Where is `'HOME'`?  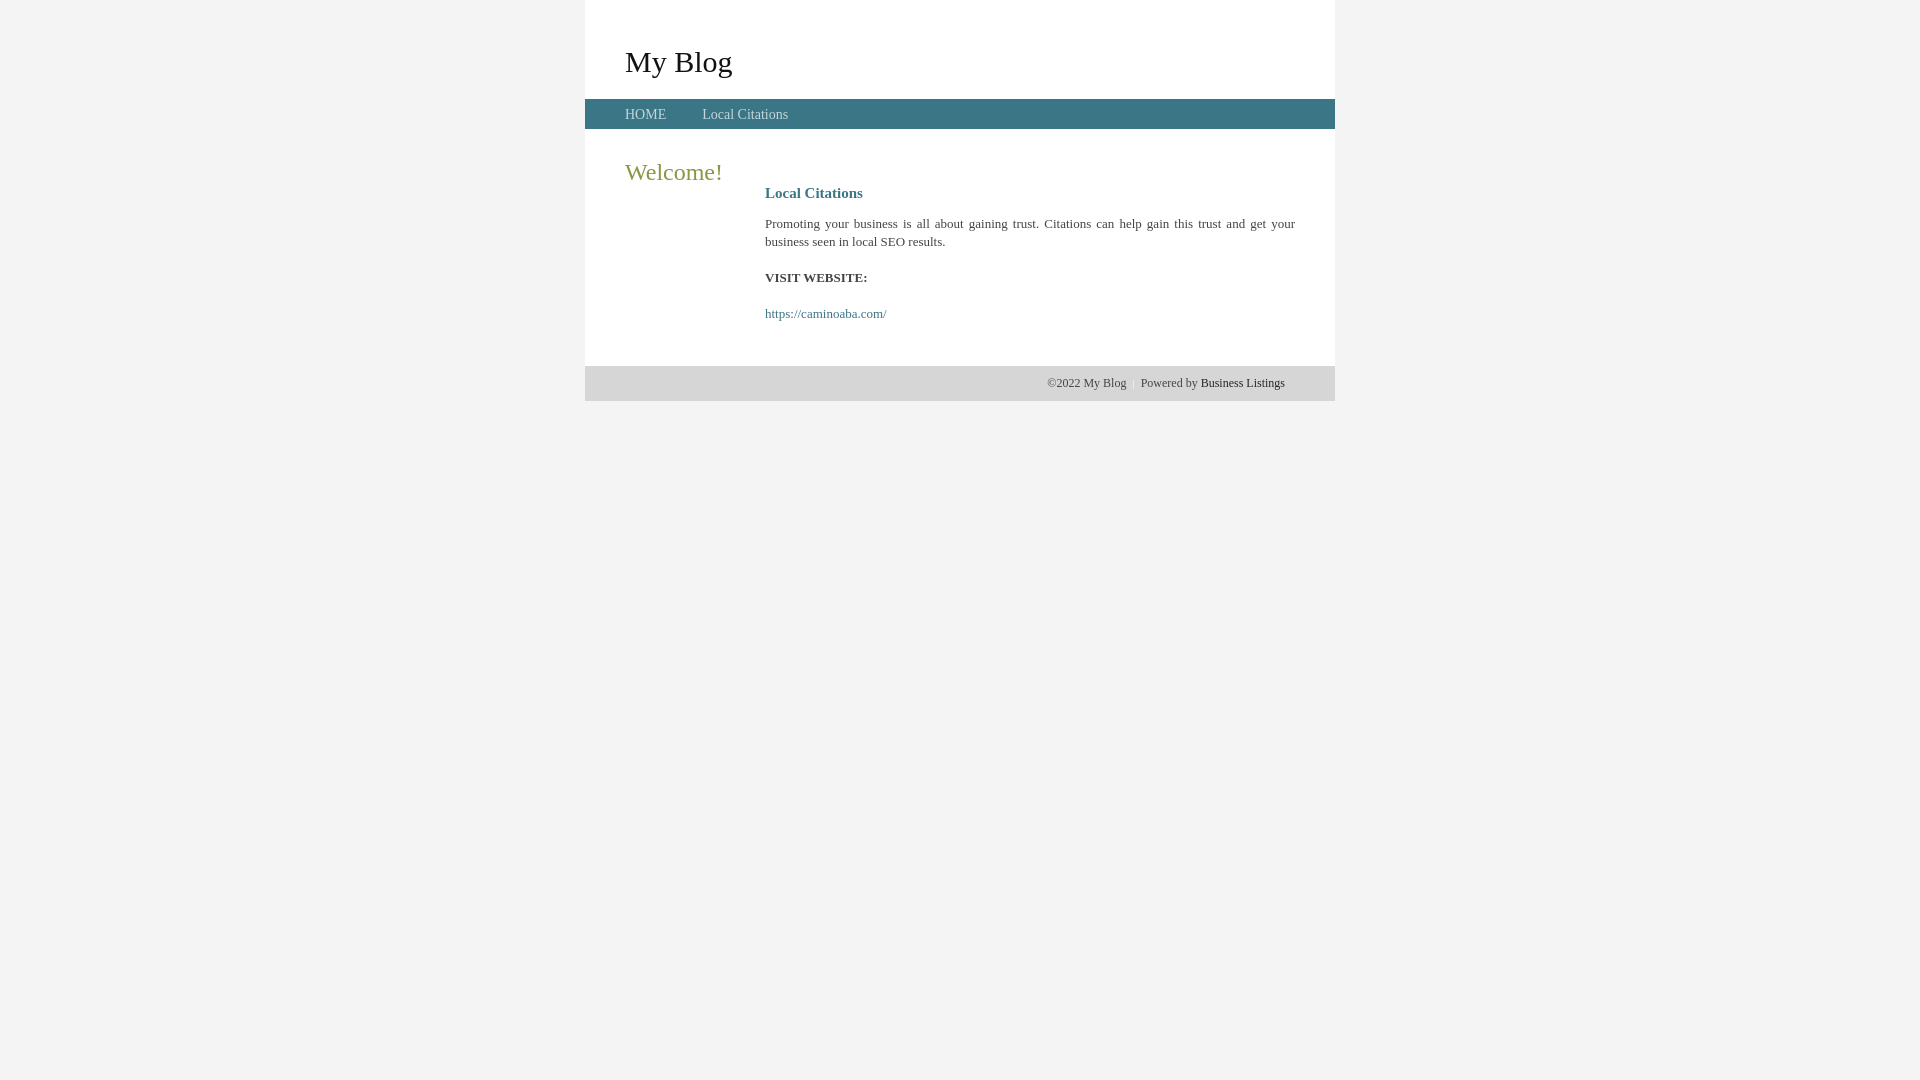
'HOME' is located at coordinates (645, 114).